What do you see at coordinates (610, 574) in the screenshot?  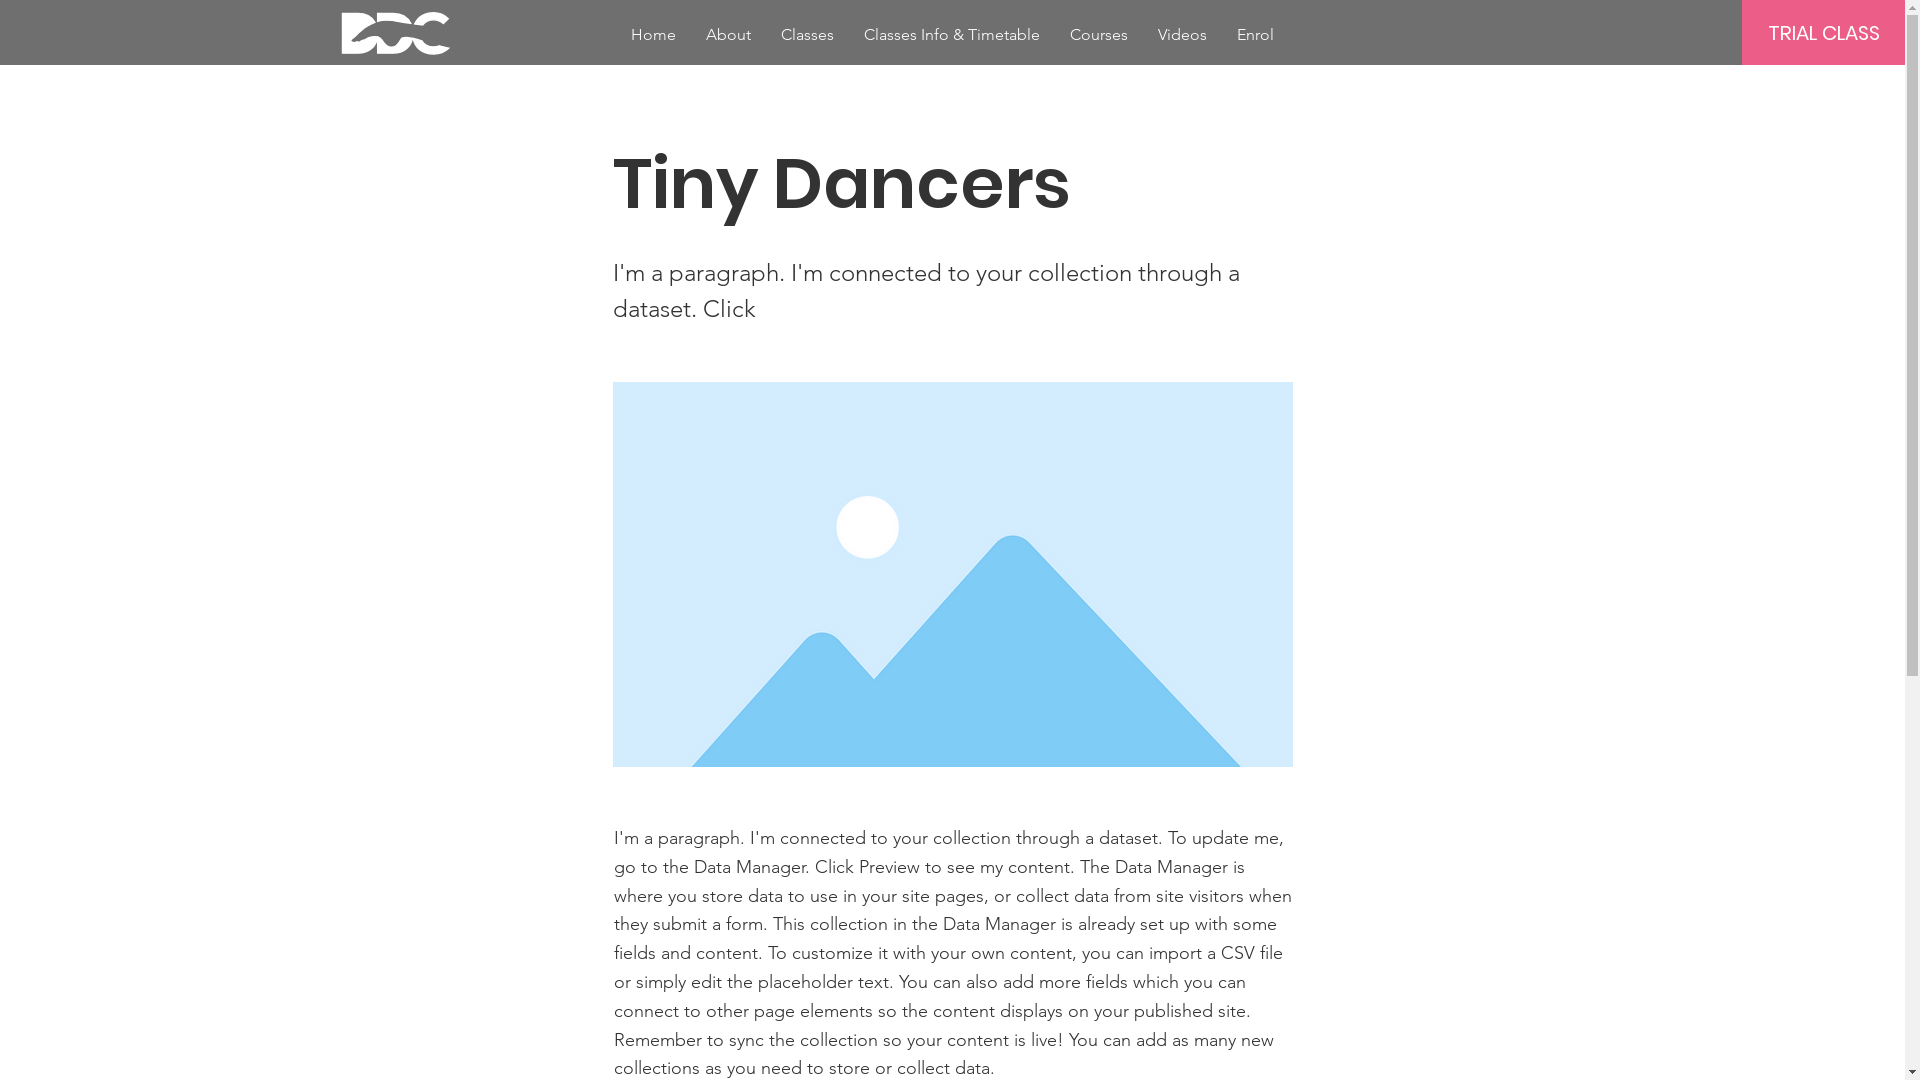 I see `'Tiny Dancers'` at bounding box center [610, 574].